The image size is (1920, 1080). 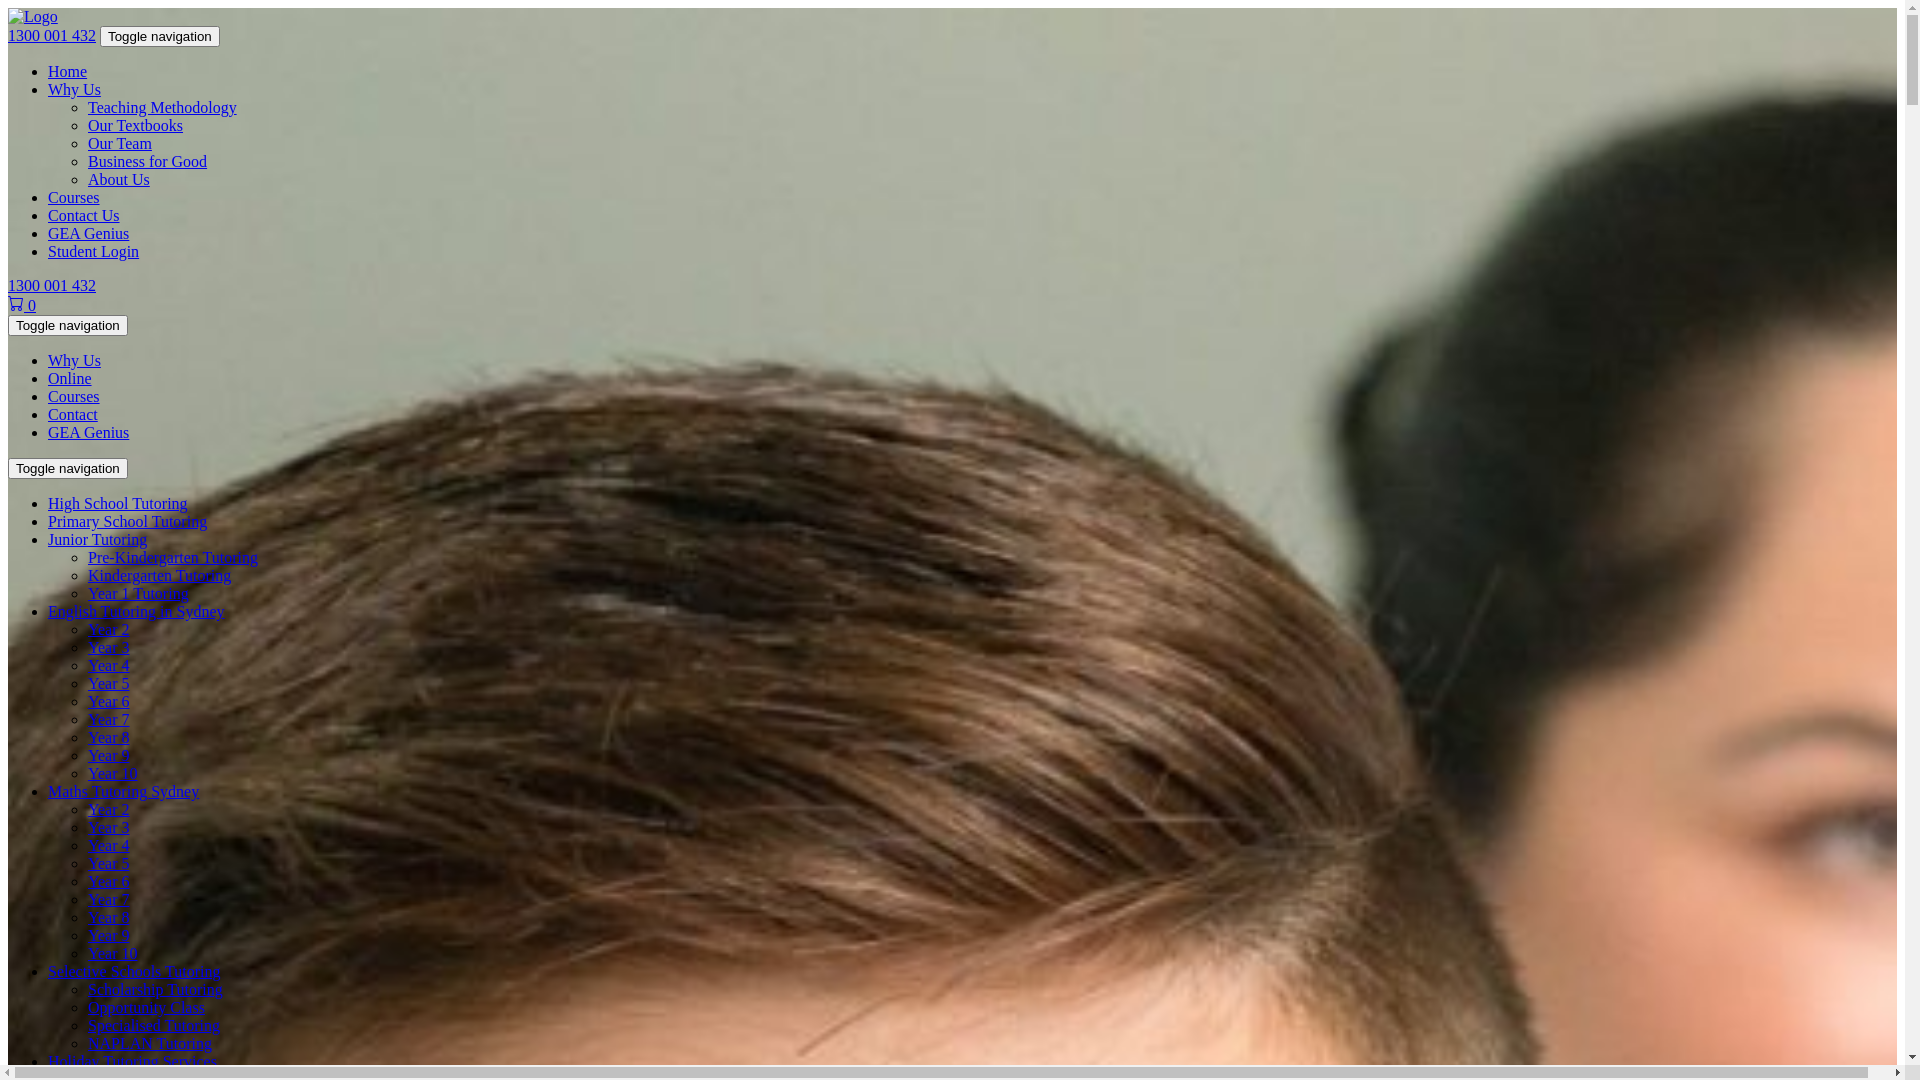 What do you see at coordinates (145, 1007) in the screenshot?
I see `'Opportunity Class'` at bounding box center [145, 1007].